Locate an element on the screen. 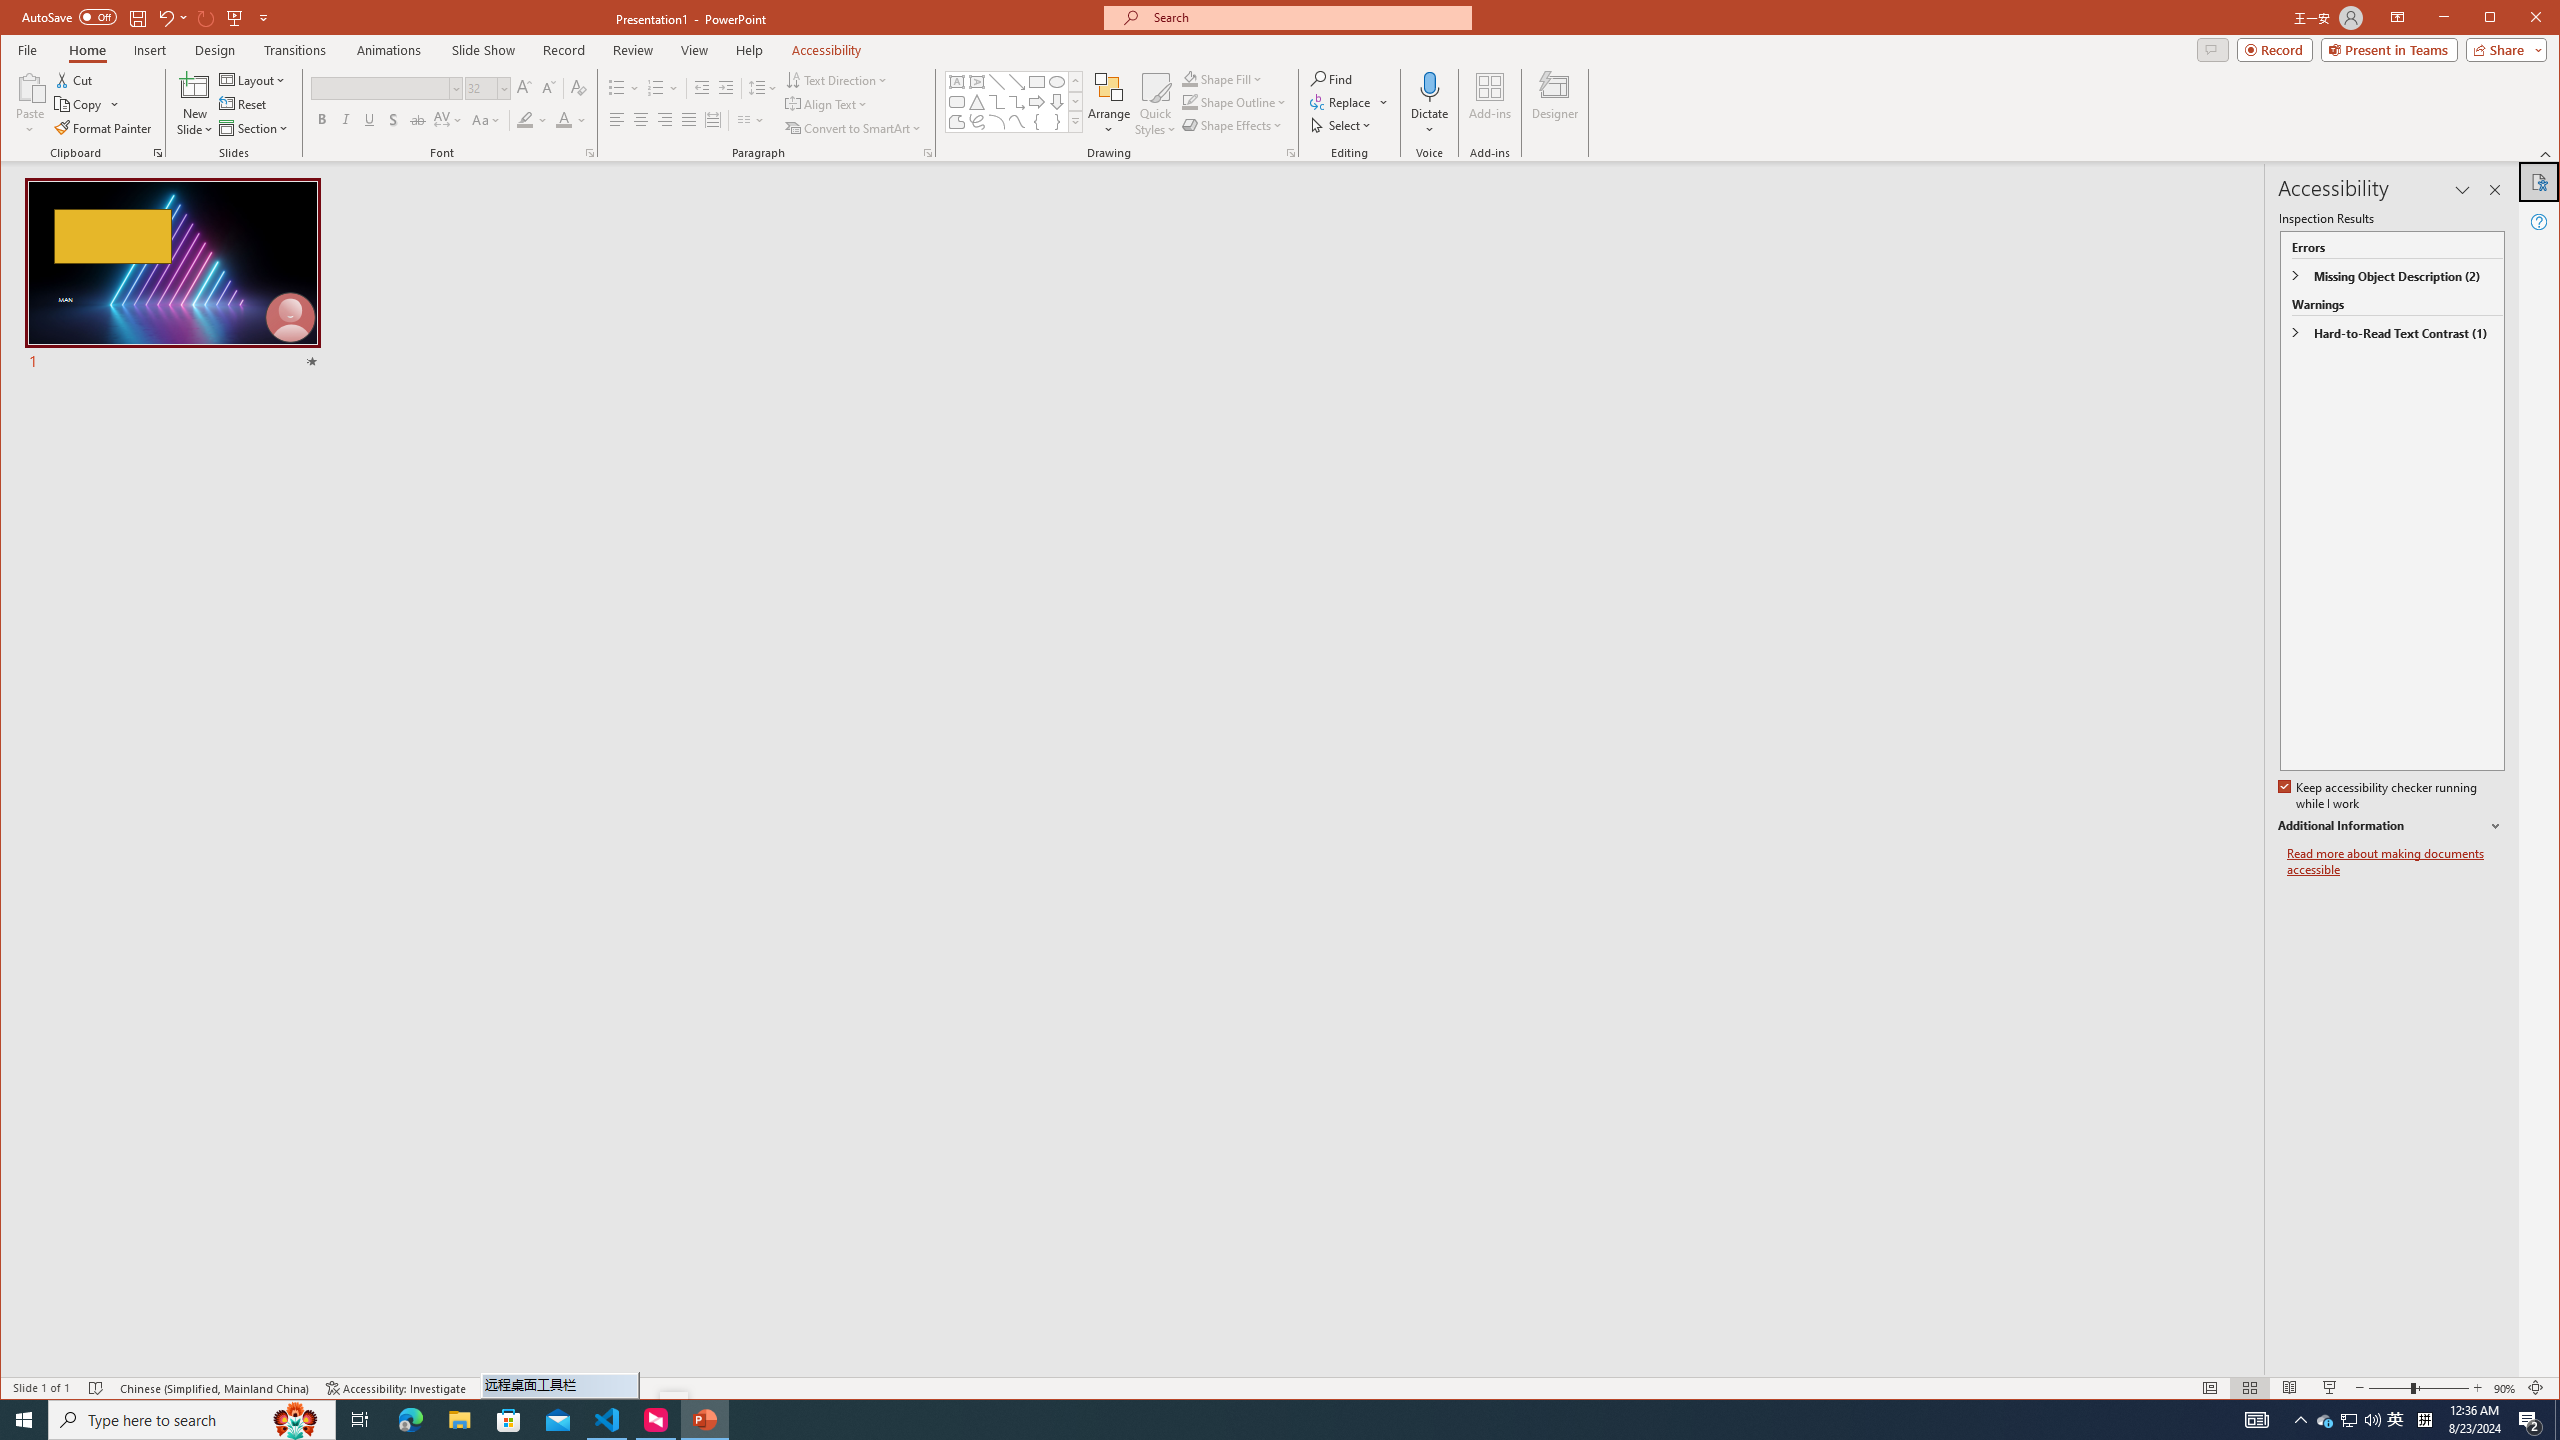 This screenshot has height=1440, width=2560. 'Zoom Out' is located at coordinates (2388, 1387).